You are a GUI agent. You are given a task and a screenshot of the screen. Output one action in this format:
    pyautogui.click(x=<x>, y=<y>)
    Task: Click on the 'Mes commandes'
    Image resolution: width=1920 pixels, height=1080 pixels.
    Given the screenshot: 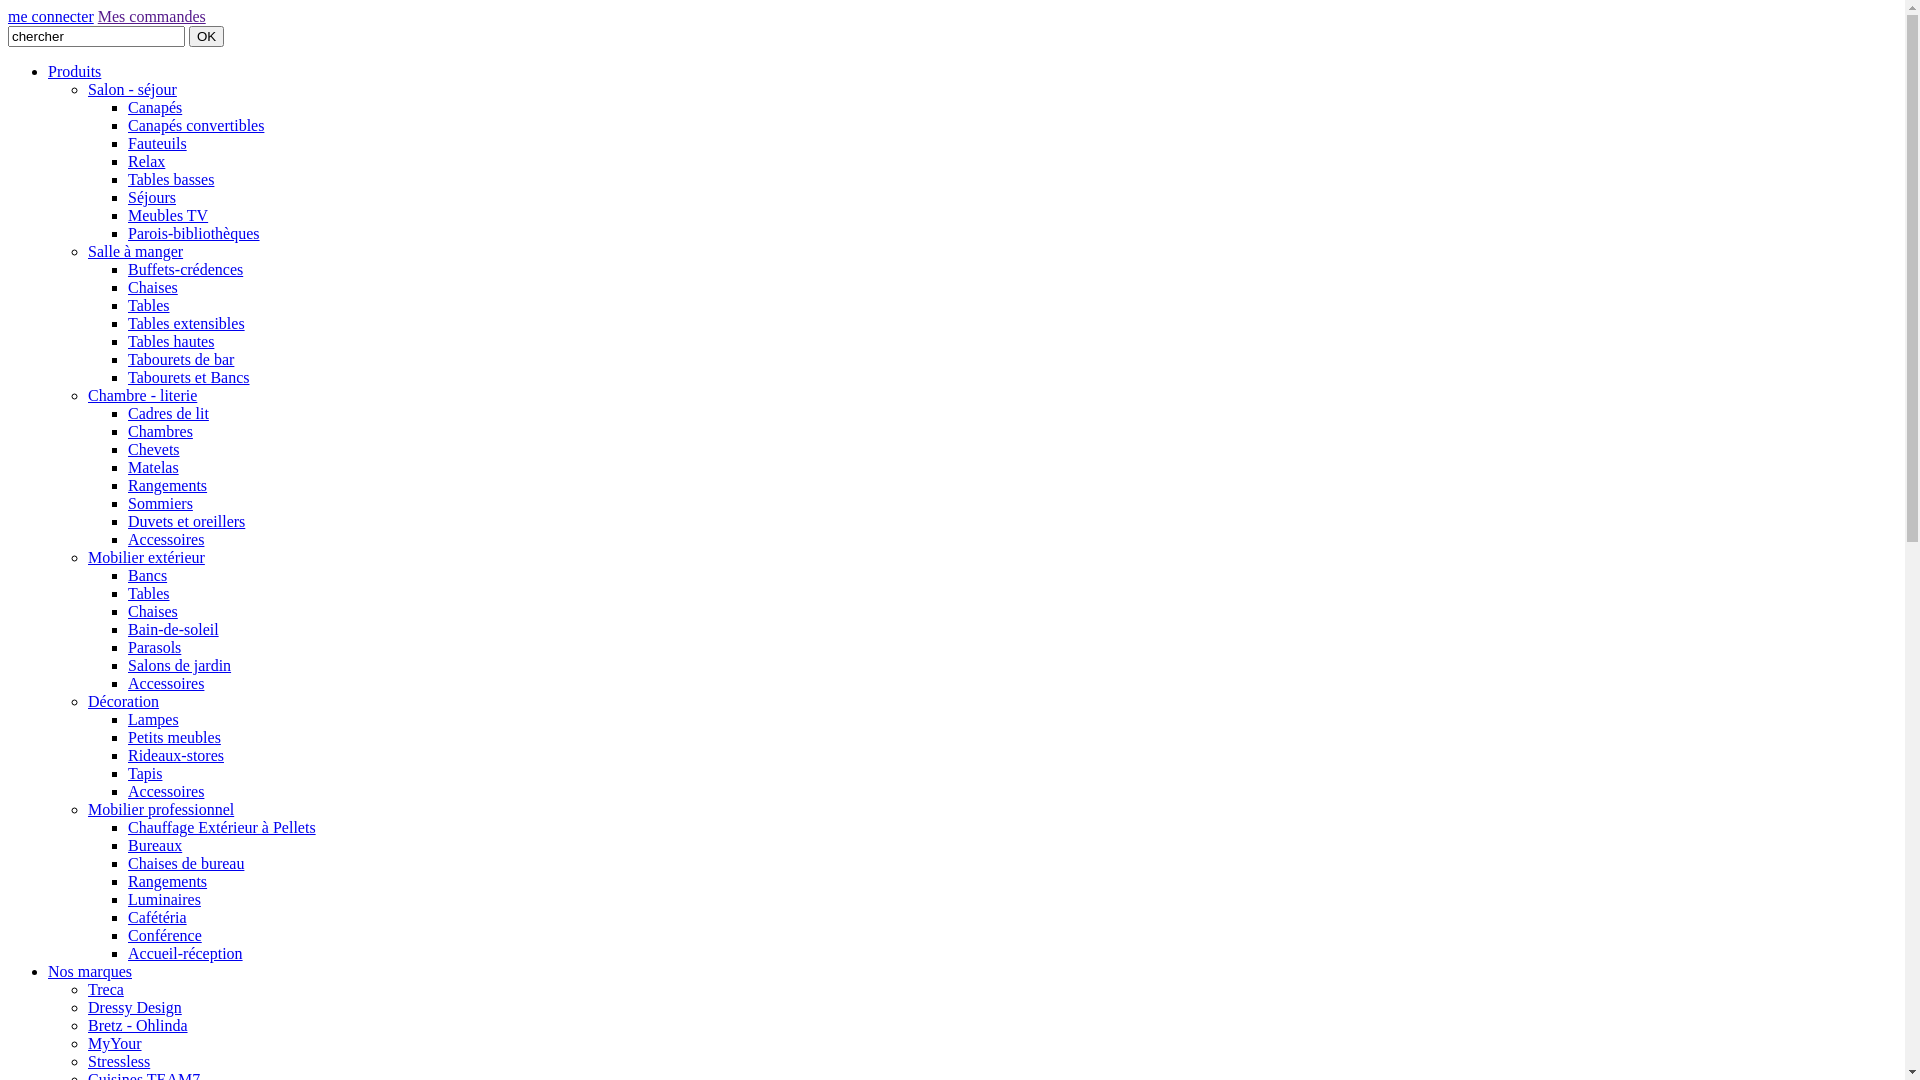 What is the action you would take?
    pyautogui.click(x=151, y=16)
    